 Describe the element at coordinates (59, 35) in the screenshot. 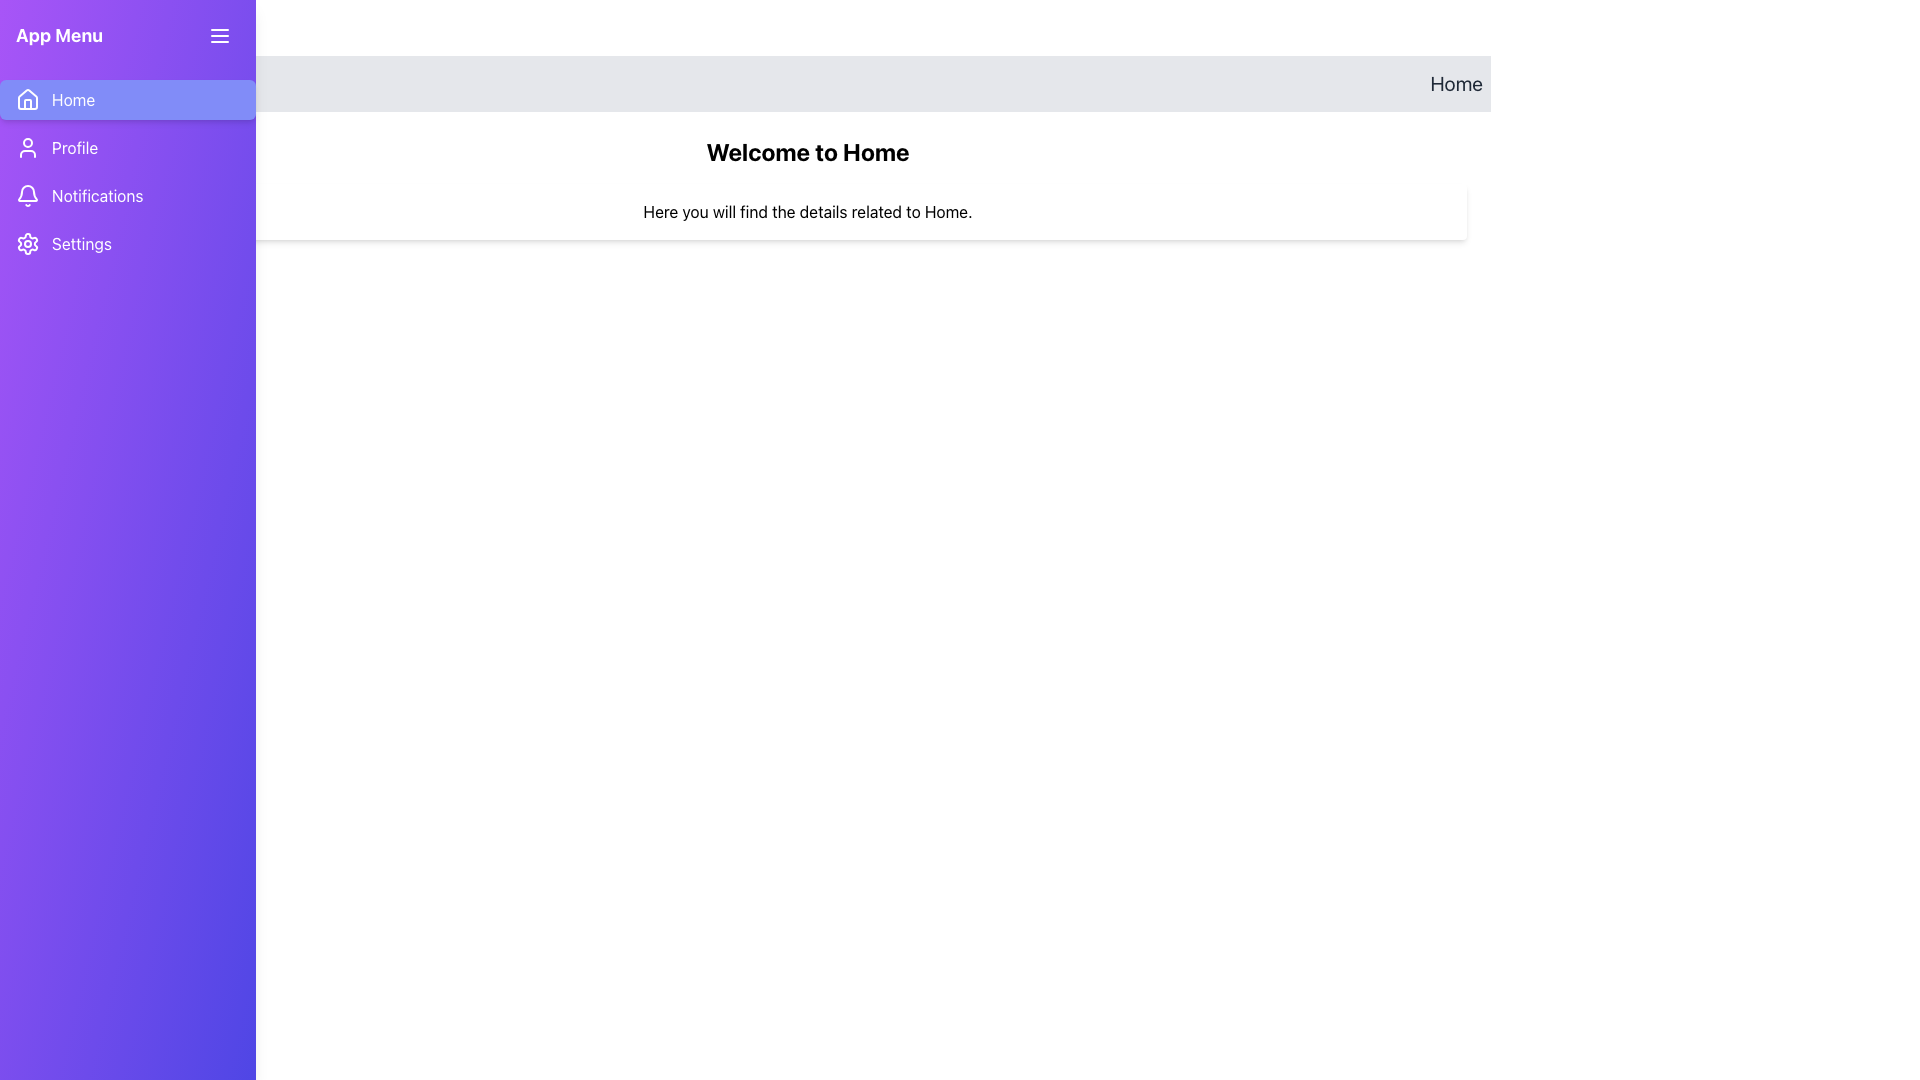

I see `the 'App Menu' text element, which is styled in white on a purple background and located in the top-left corner of the interface` at that location.